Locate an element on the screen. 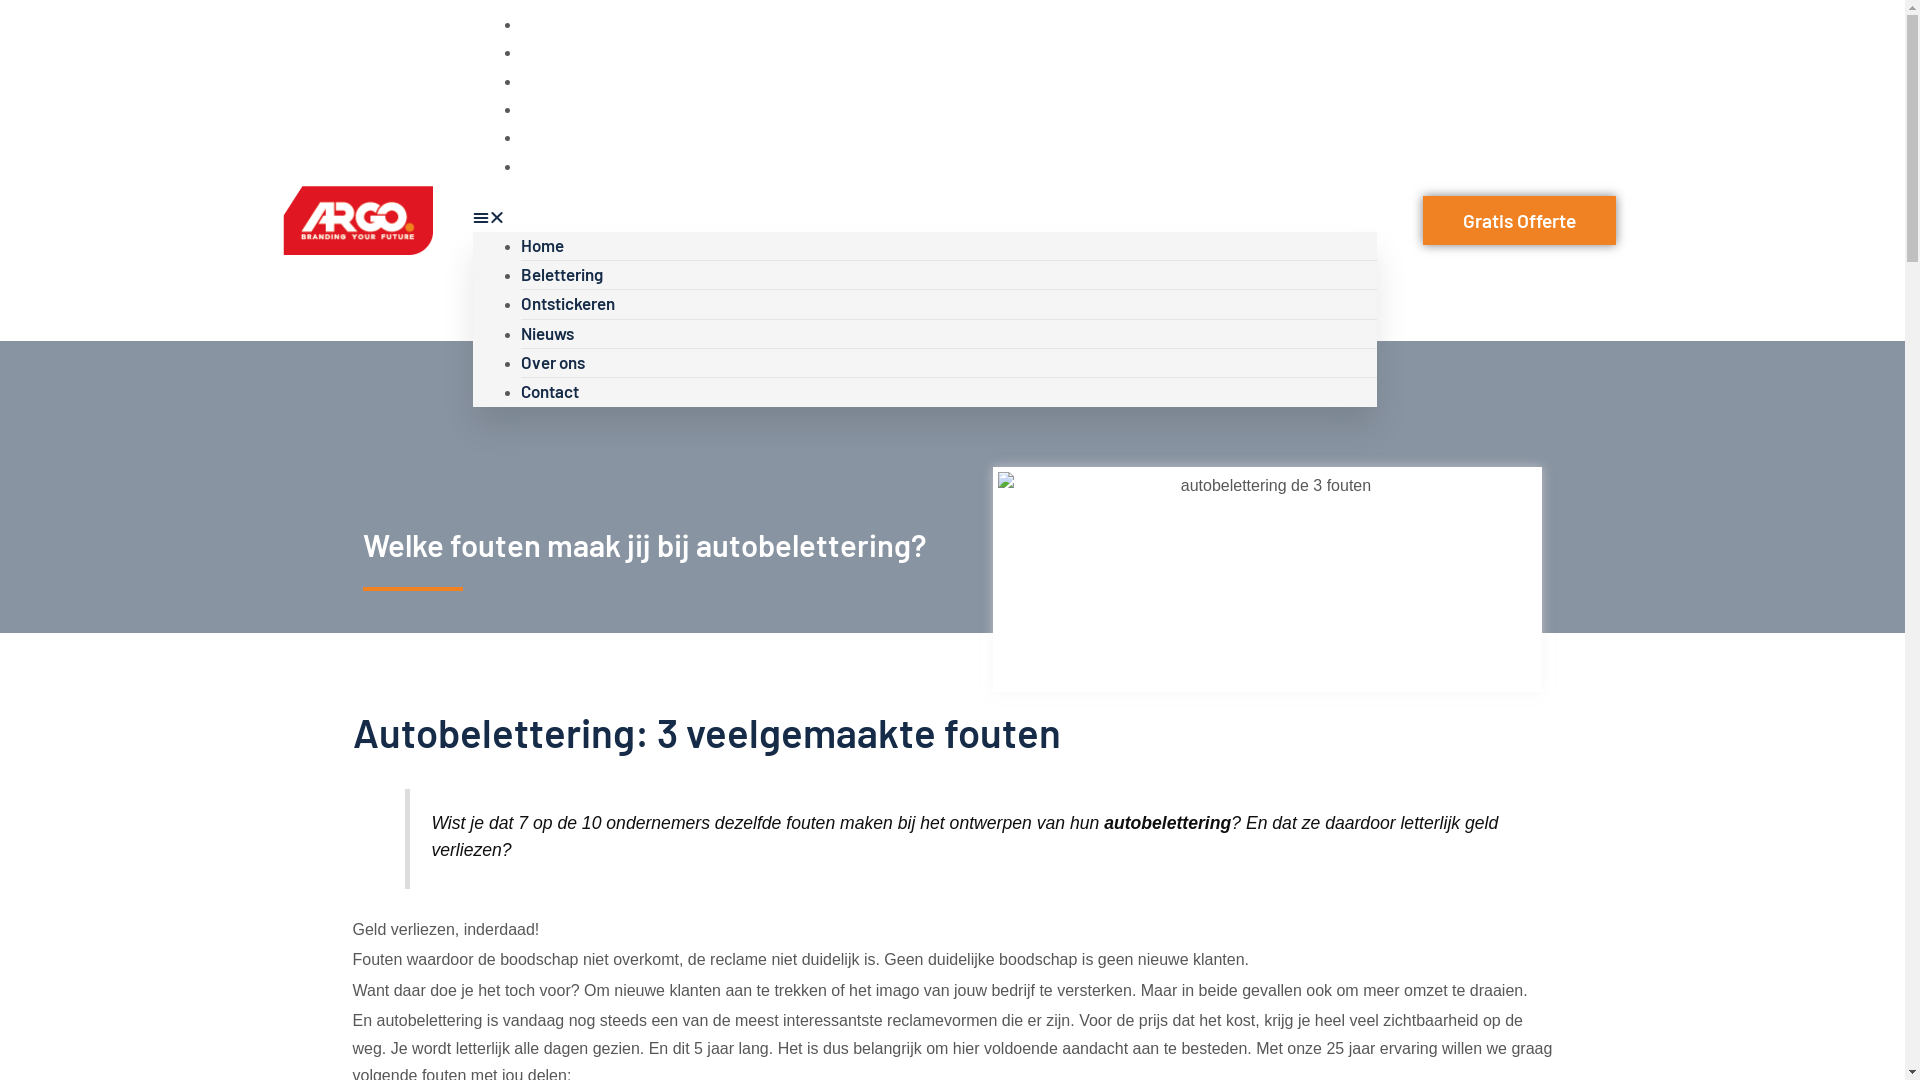 The height and width of the screenshot is (1080, 1920). 'Nieuws' is located at coordinates (546, 331).